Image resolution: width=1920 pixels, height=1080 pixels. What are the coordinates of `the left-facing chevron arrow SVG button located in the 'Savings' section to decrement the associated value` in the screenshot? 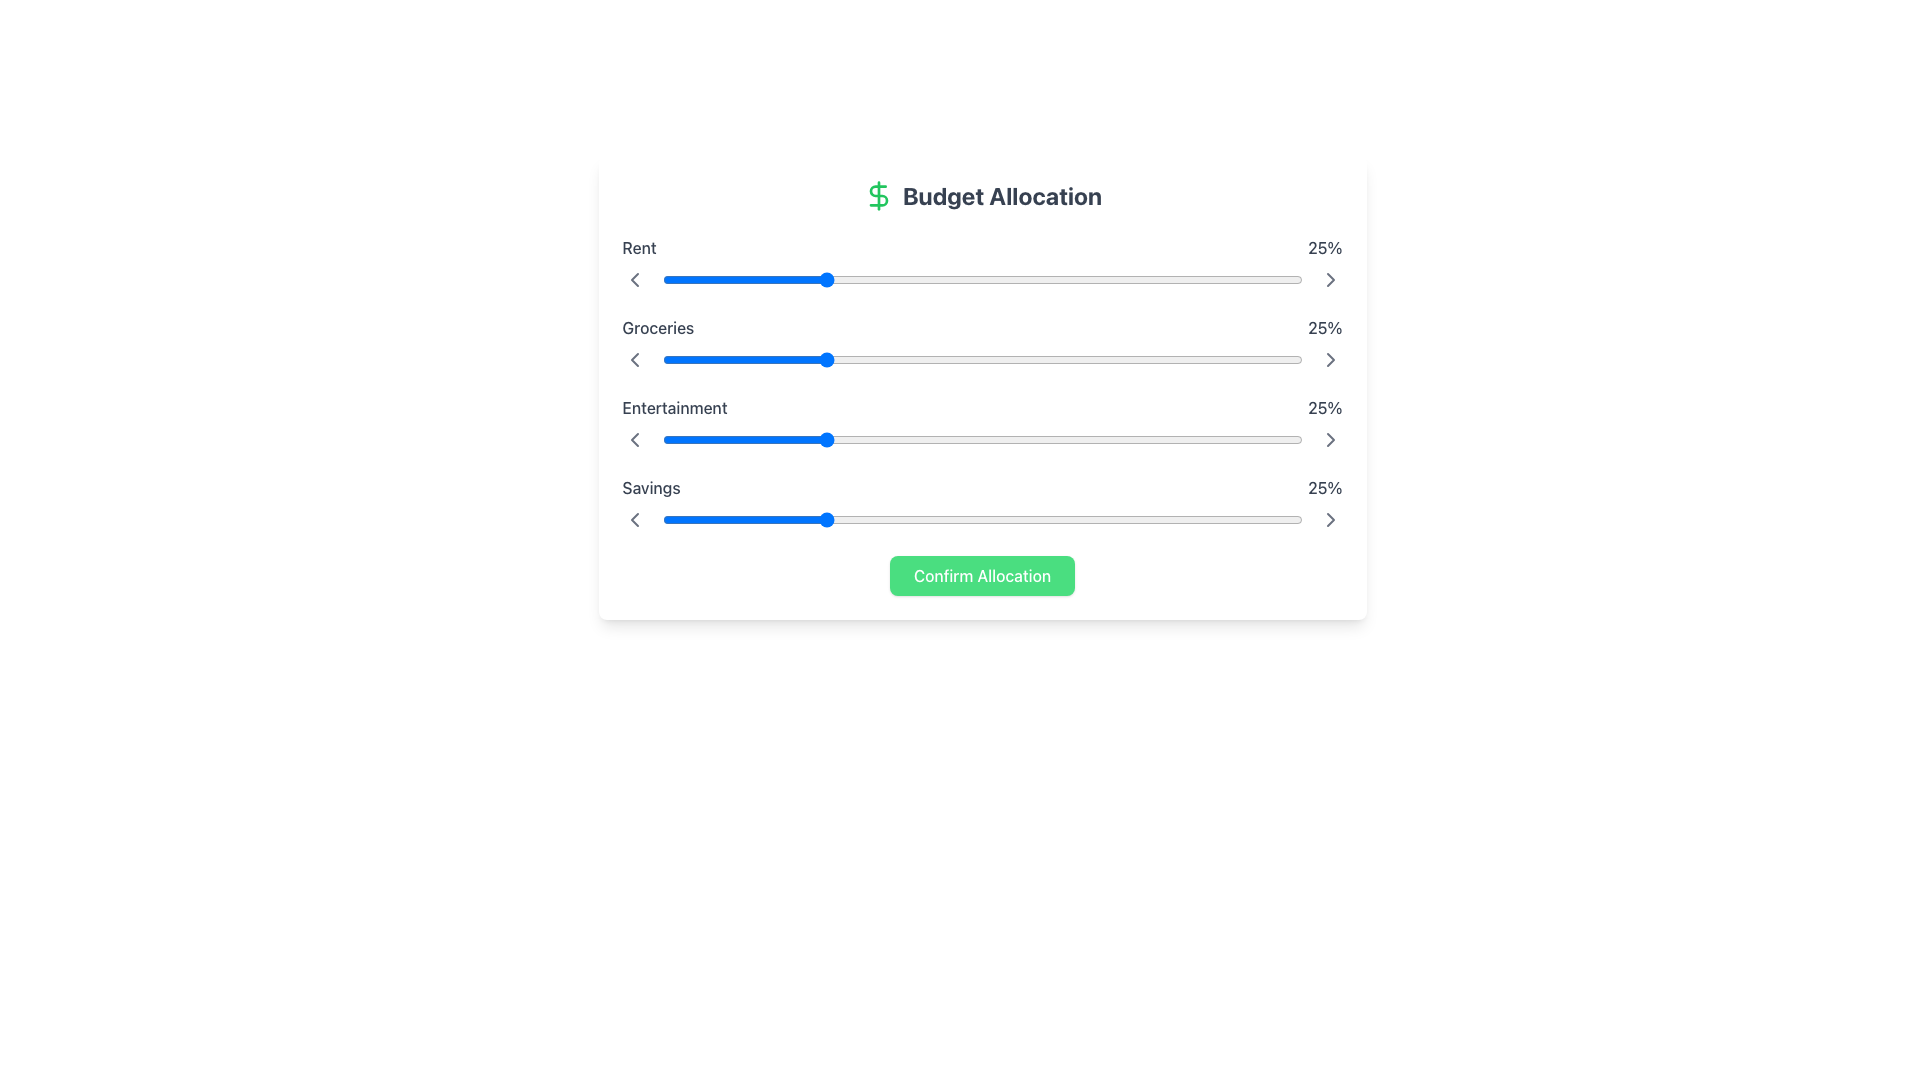 It's located at (633, 519).